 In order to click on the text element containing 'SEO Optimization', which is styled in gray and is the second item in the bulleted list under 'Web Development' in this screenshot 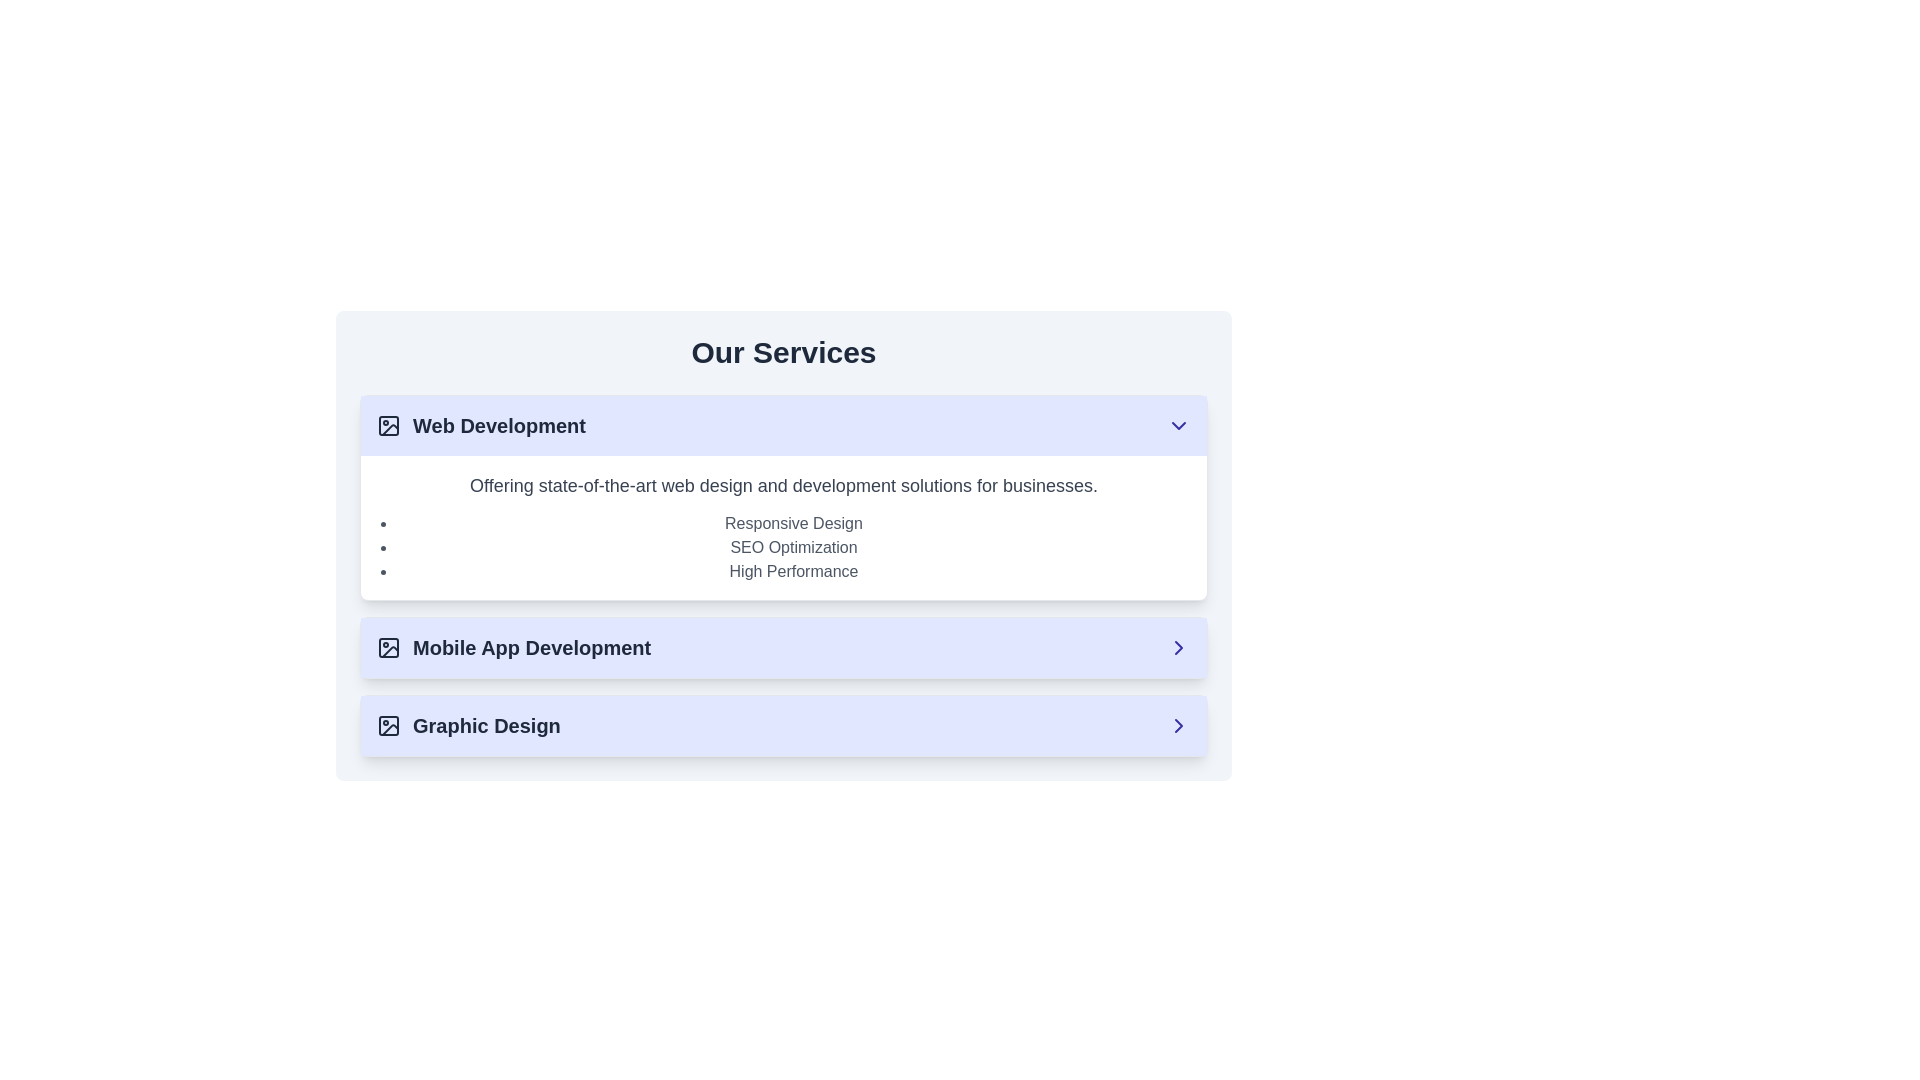, I will do `click(792, 547)`.